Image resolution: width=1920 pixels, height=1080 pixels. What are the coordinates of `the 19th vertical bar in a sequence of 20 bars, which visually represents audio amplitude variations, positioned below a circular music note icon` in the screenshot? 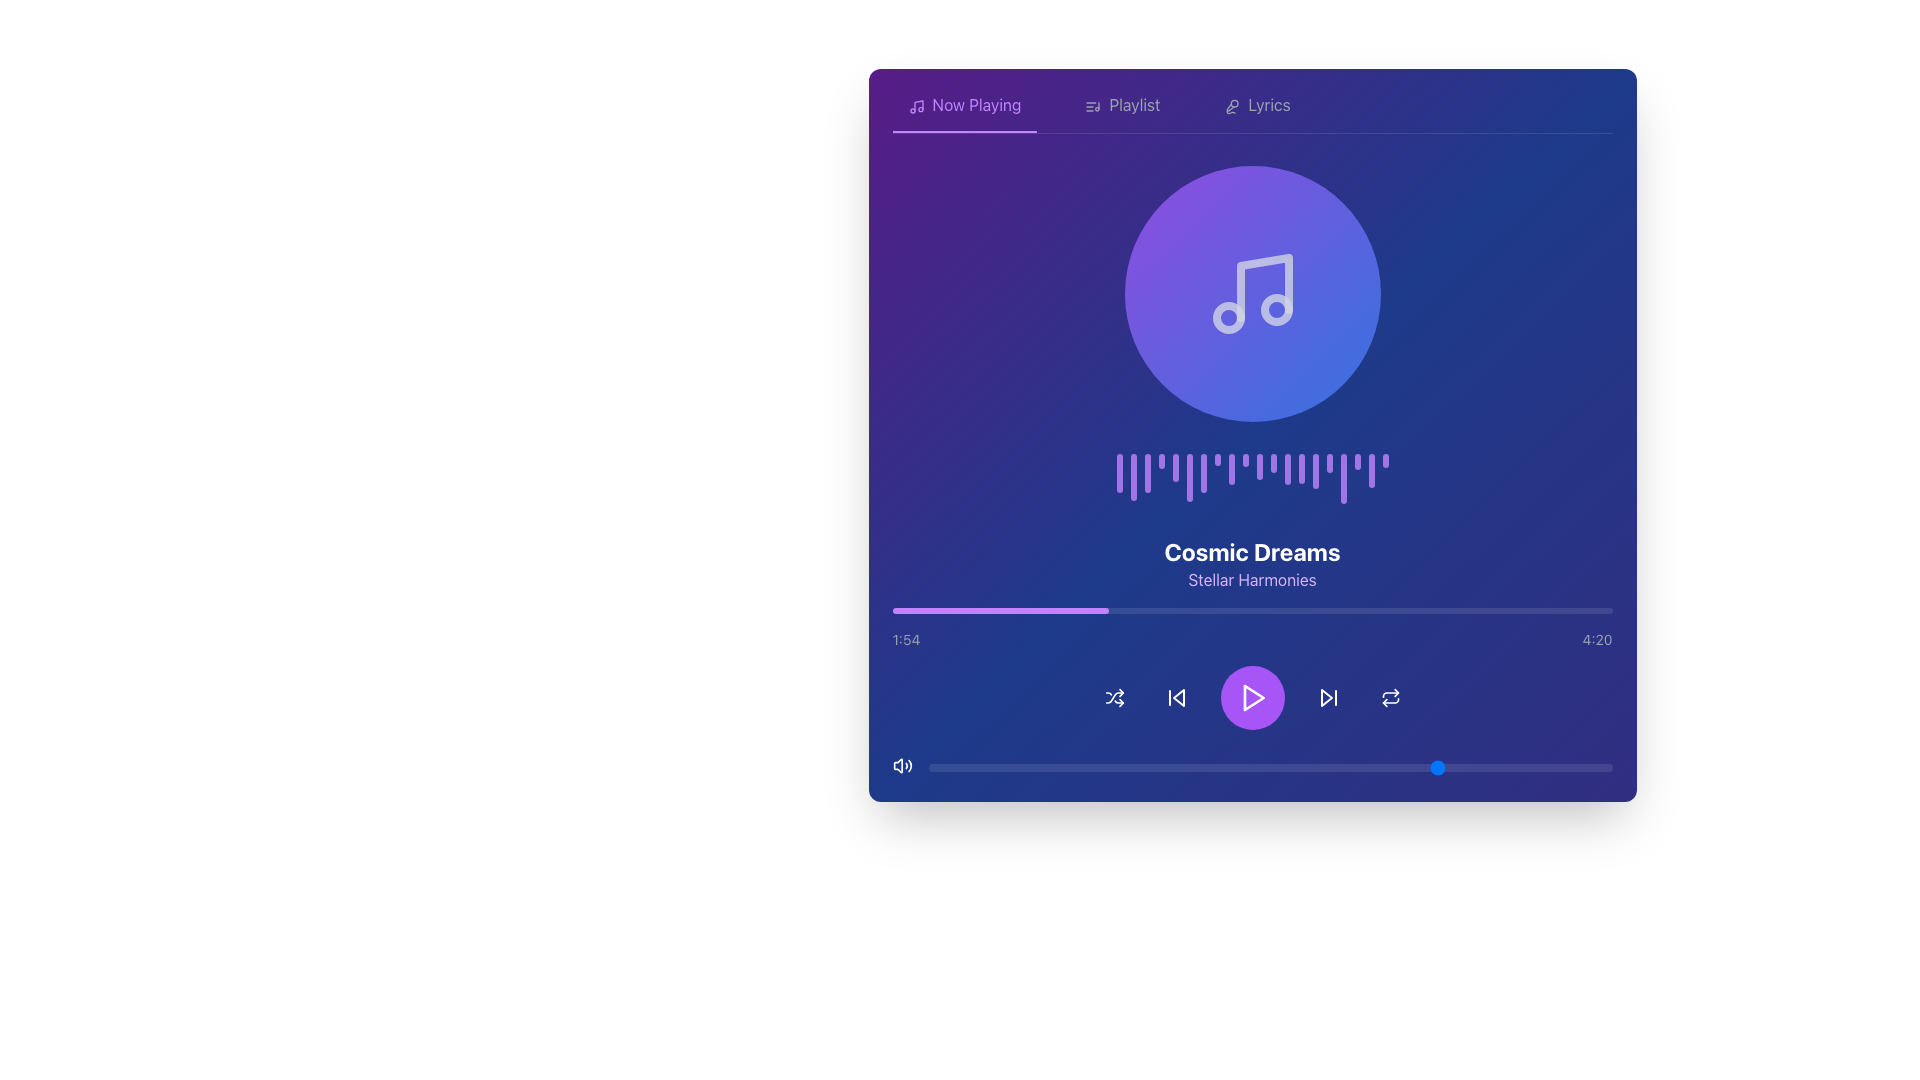 It's located at (1370, 470).